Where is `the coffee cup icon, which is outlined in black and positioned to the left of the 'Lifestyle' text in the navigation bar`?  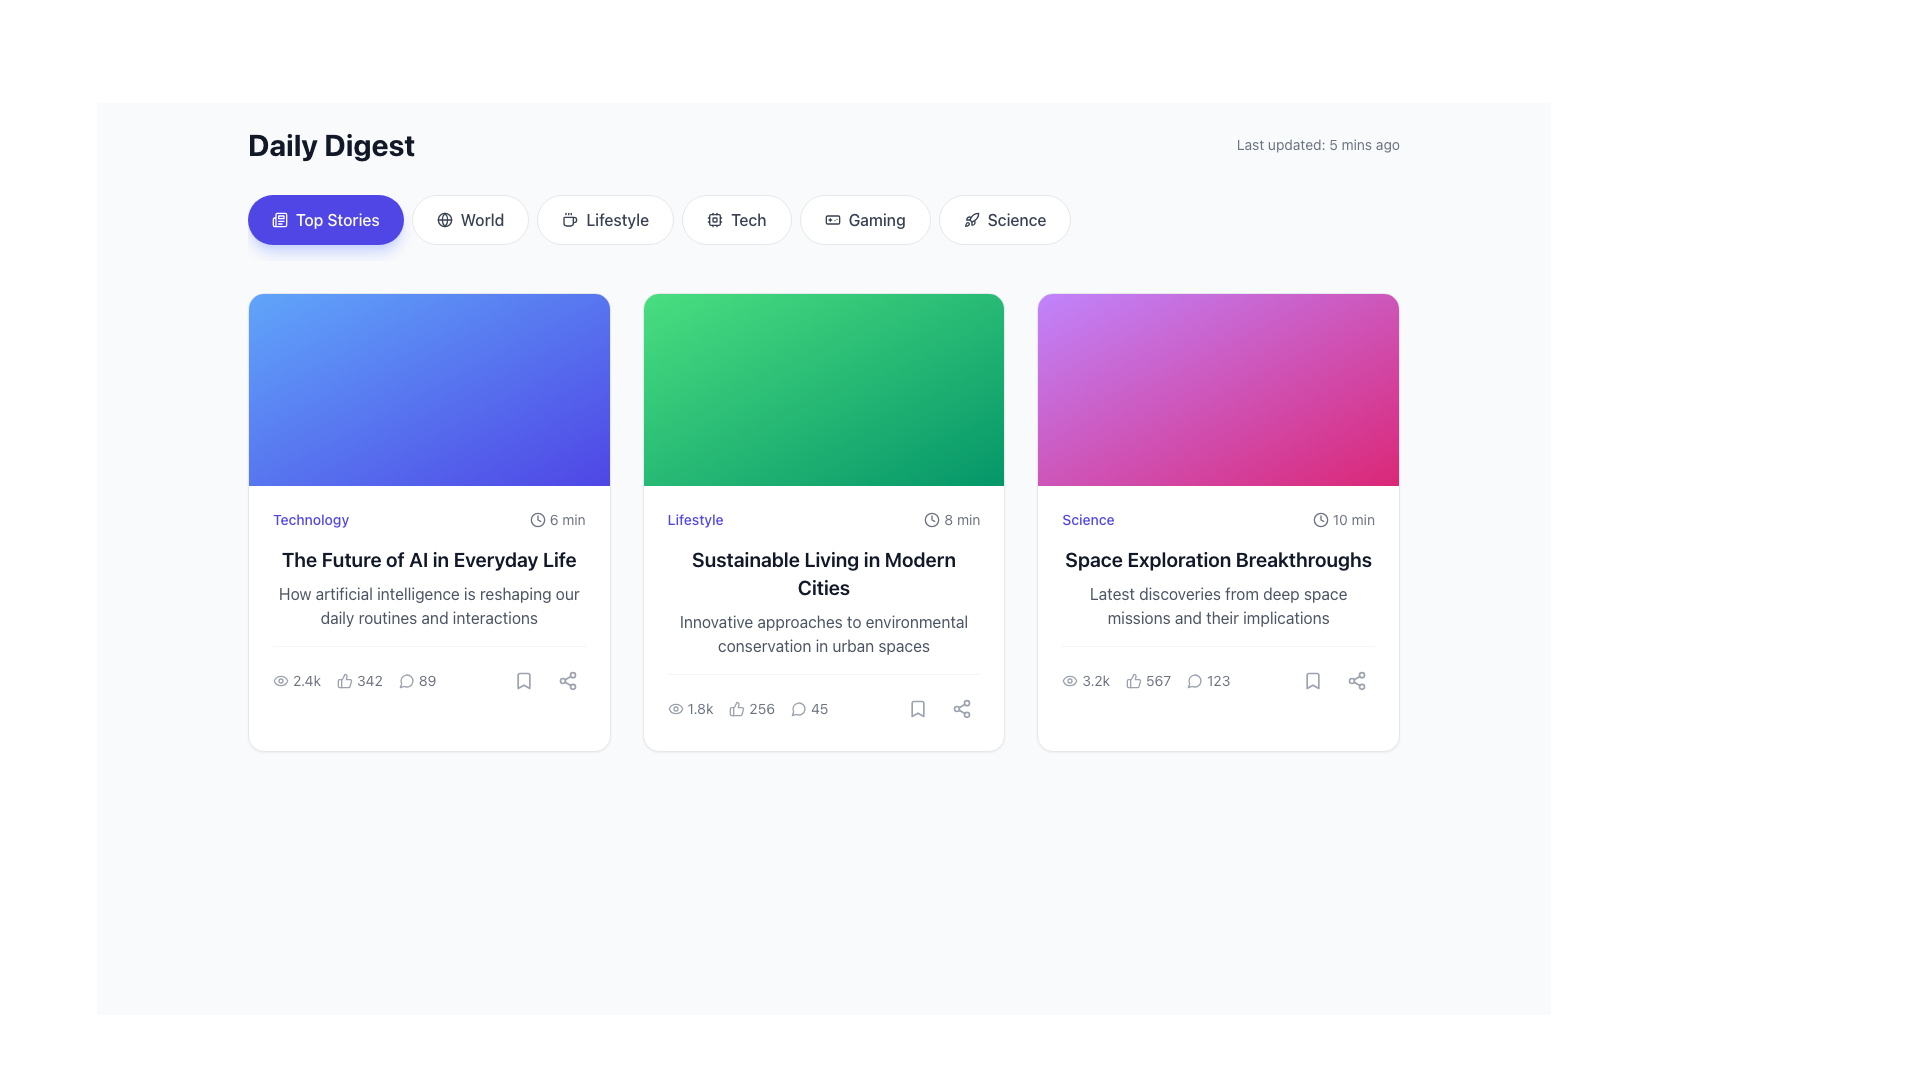
the coffee cup icon, which is outlined in black and positioned to the left of the 'Lifestyle' text in the navigation bar is located at coordinates (569, 219).